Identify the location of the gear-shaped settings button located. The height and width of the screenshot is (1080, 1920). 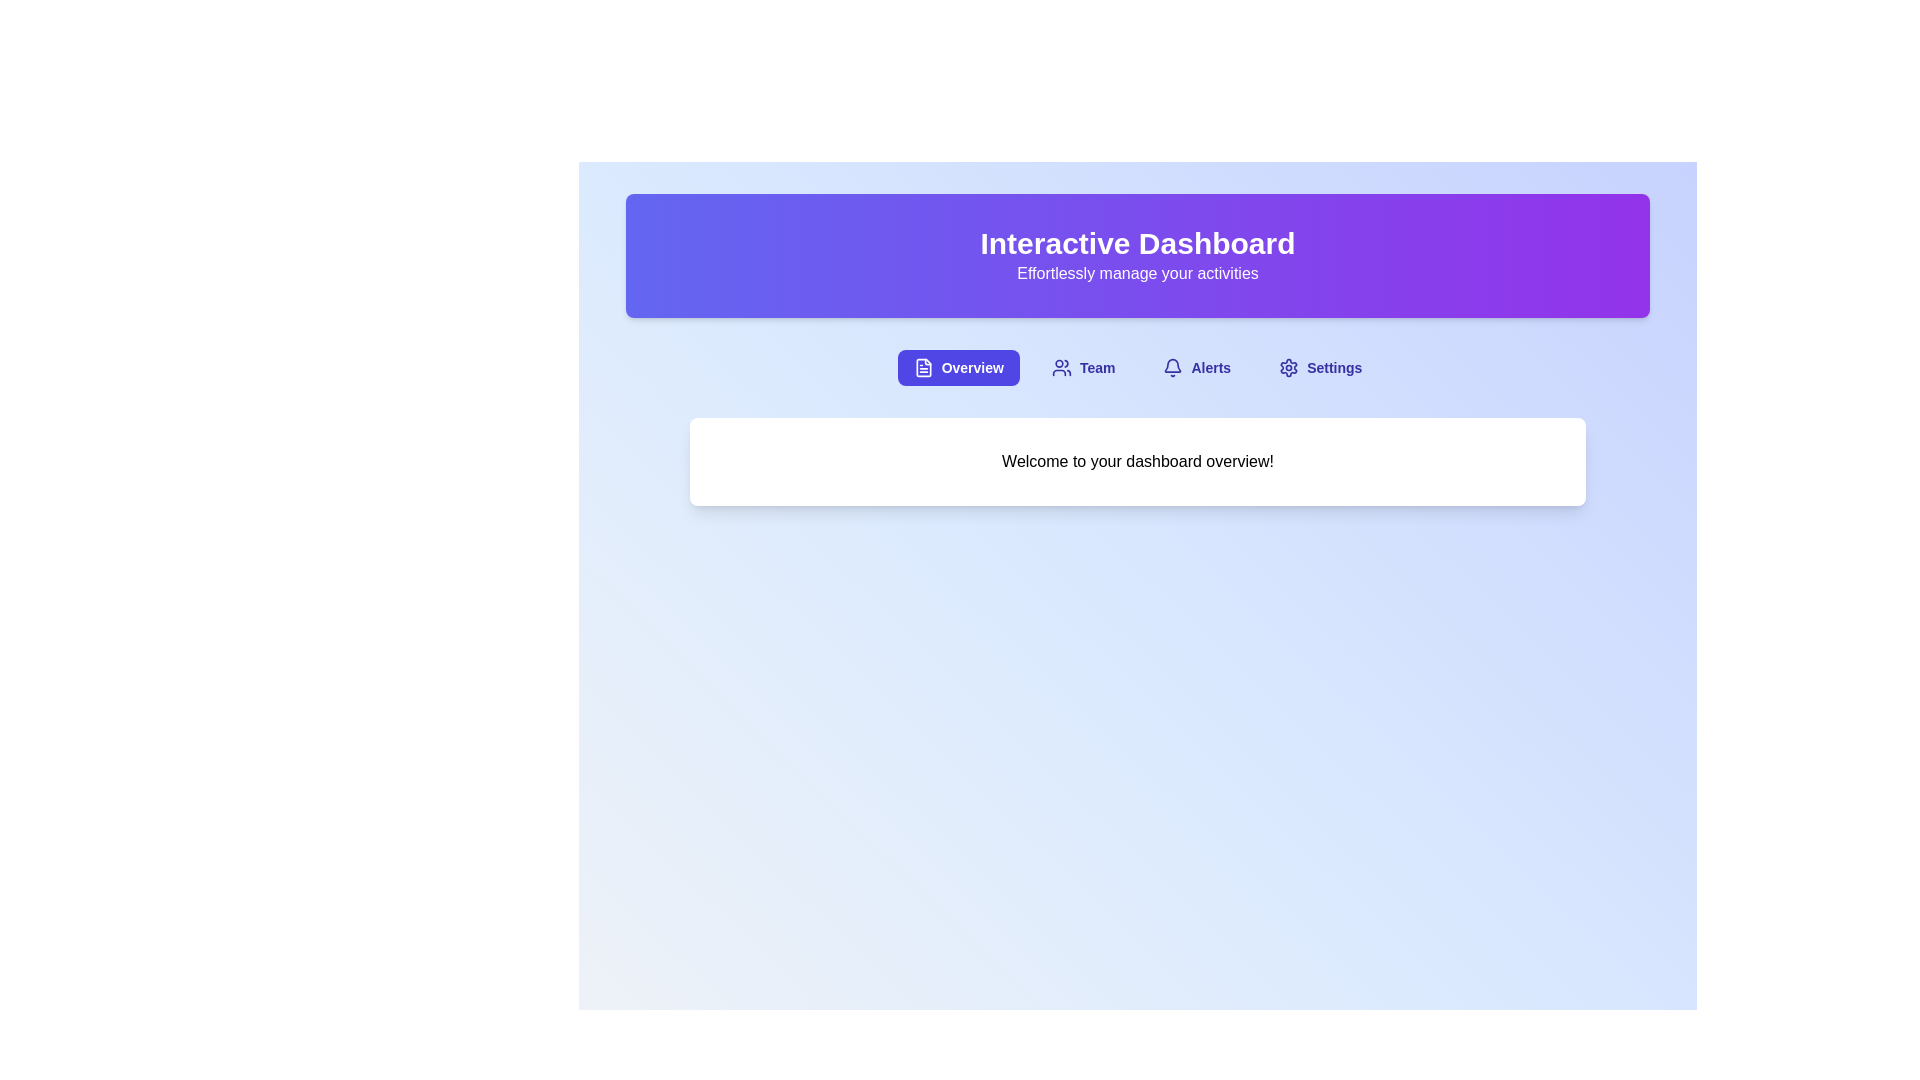
(1289, 367).